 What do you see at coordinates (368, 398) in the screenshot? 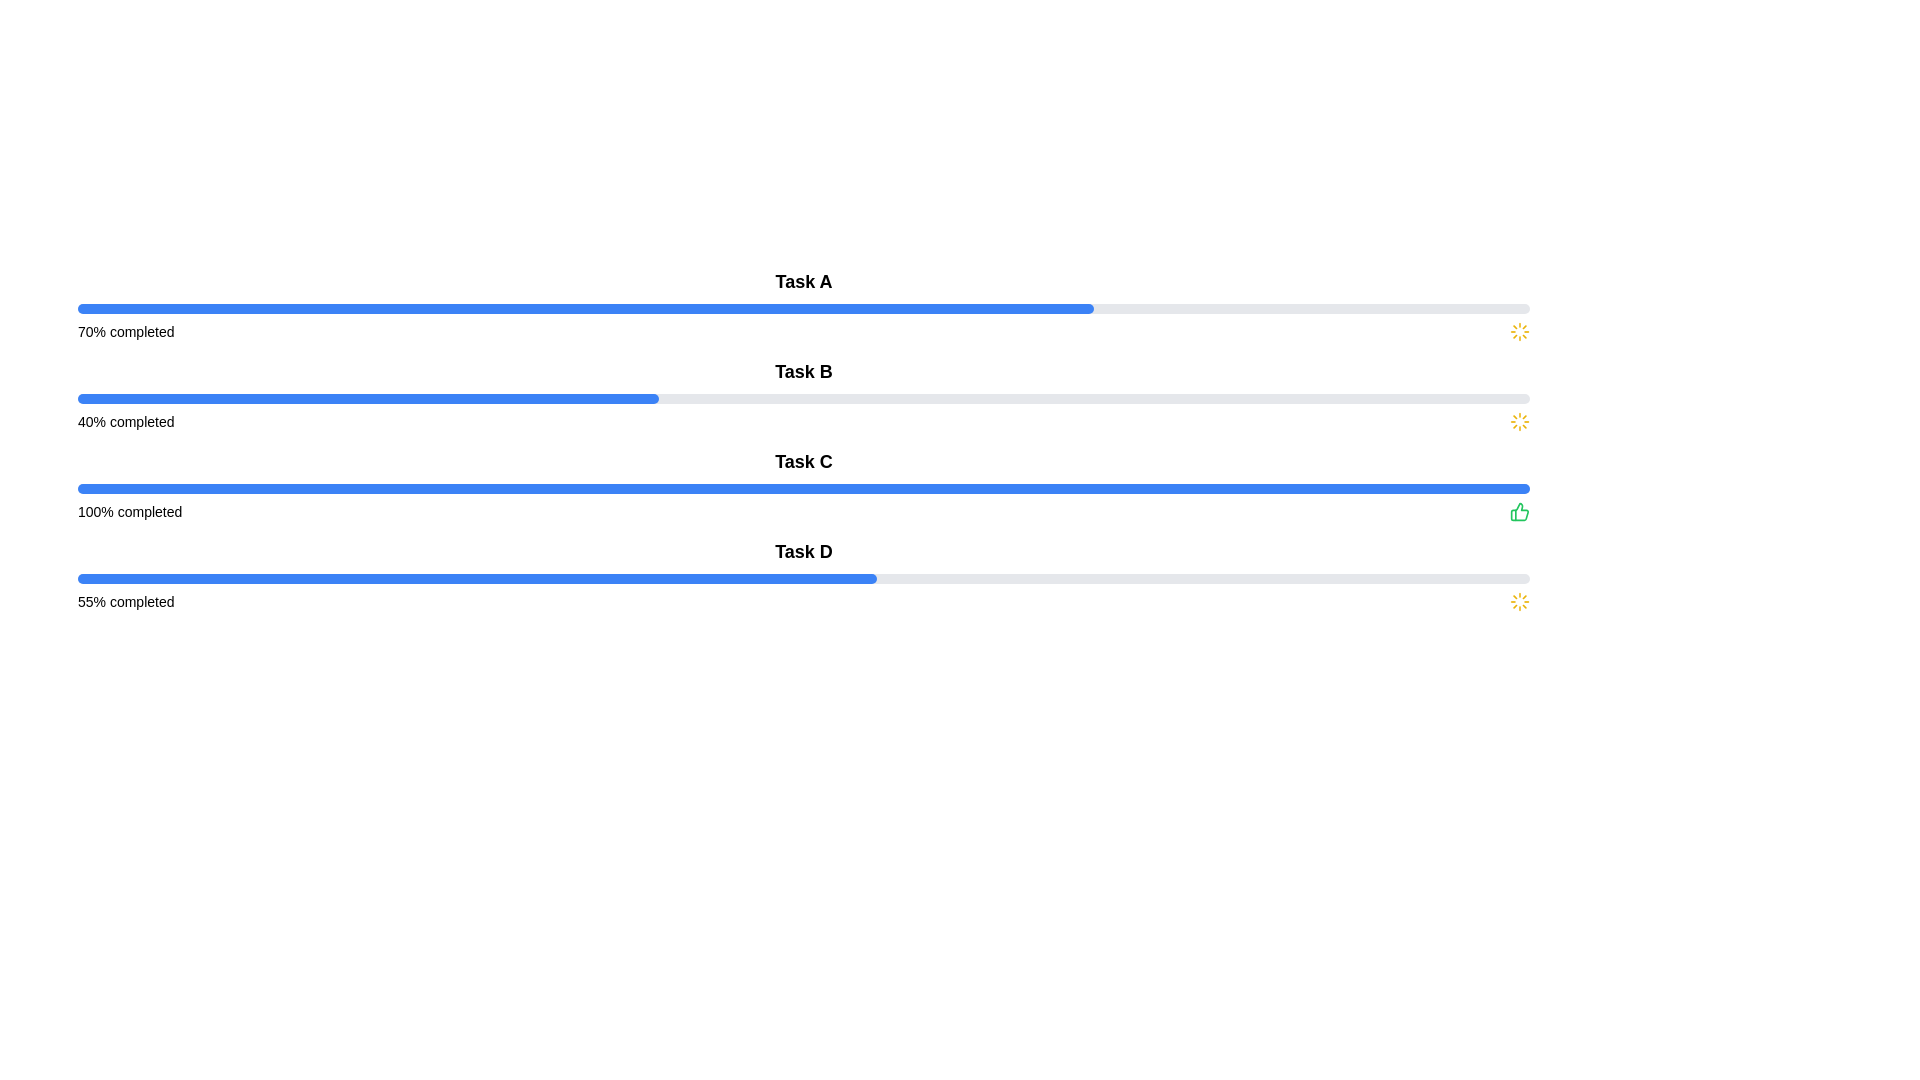
I see `the progress bar indicating 'Task B' which is filled to 40% and has a blue color, located in the second row of progress bars` at bounding box center [368, 398].